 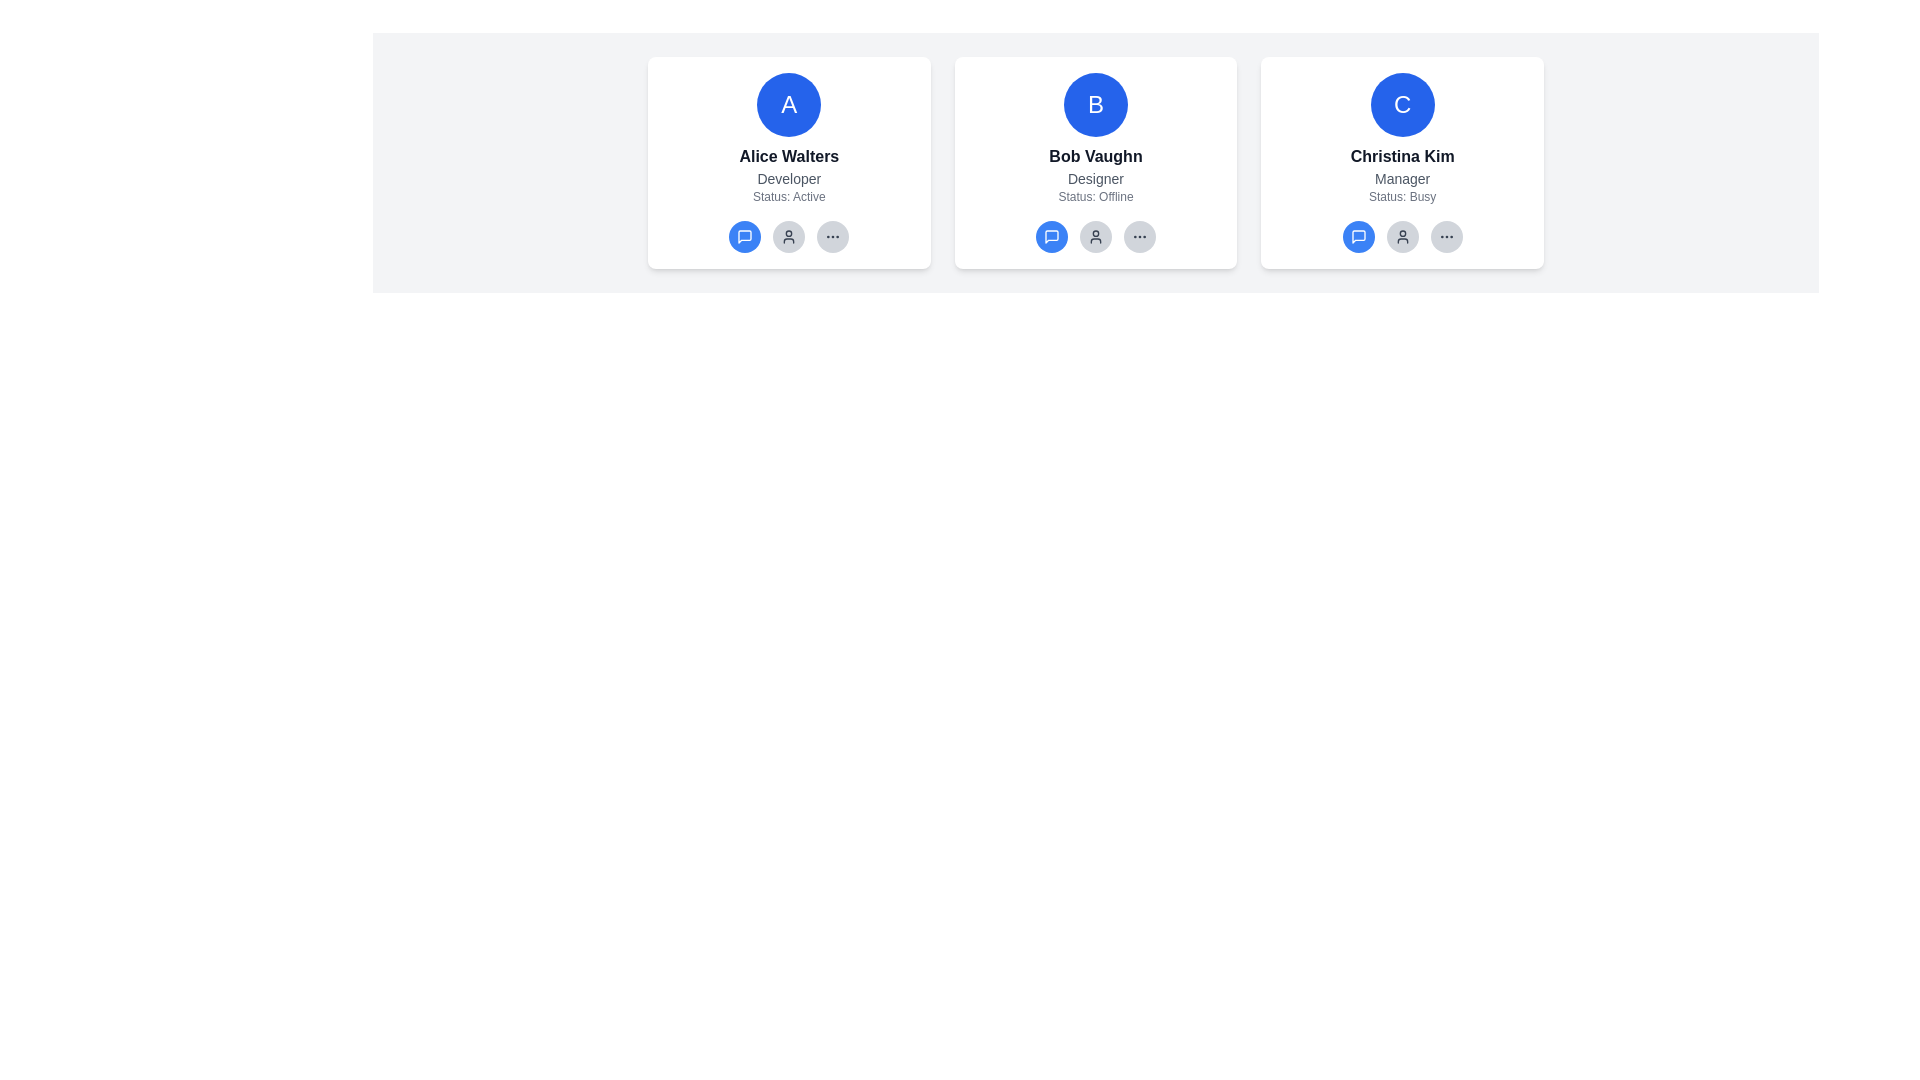 I want to click on the messaging button located at the bottom row under the 'Christina Kim' profile card, which is the first button from the left among three buttons, to receive visual feedback, so click(x=1358, y=235).